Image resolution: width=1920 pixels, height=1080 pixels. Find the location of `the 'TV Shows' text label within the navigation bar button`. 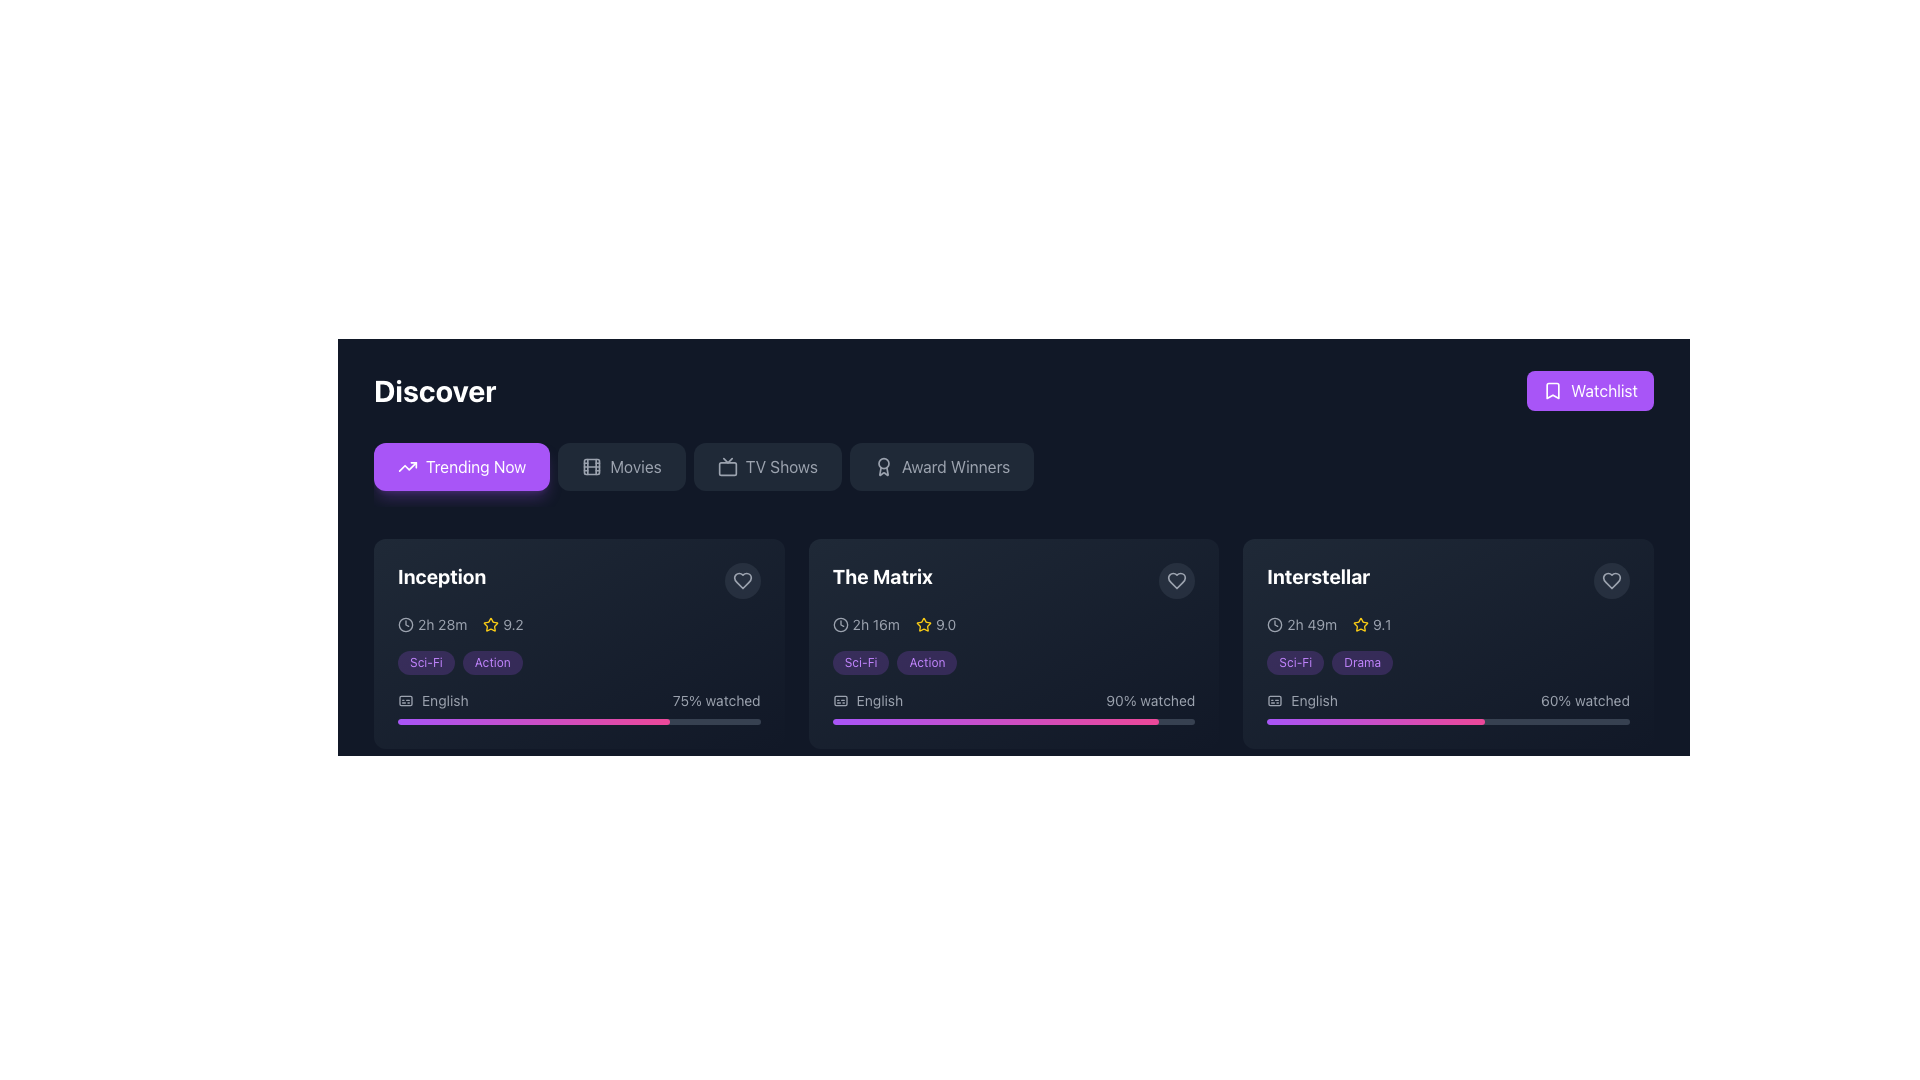

the 'TV Shows' text label within the navigation bar button is located at coordinates (780, 466).